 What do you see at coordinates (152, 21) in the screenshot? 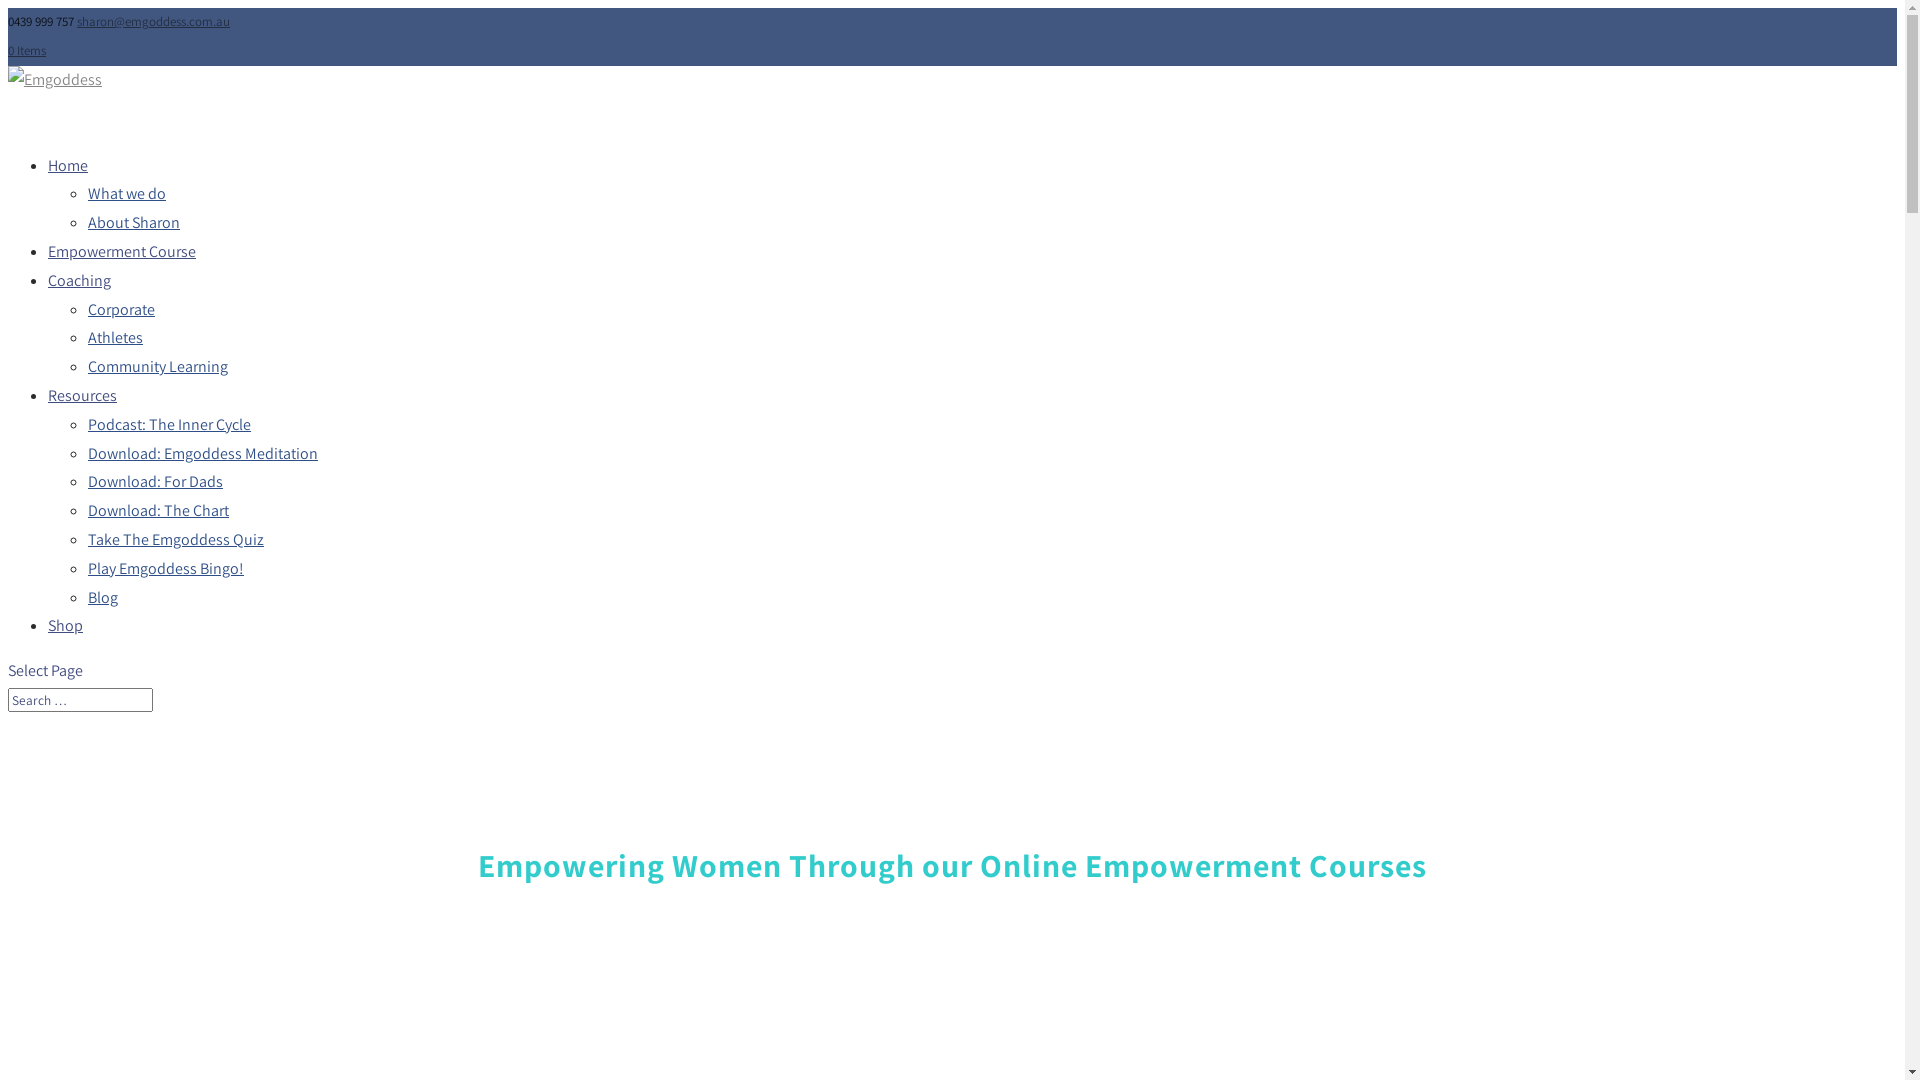
I see `'sharon@emgoddess.com.au'` at bounding box center [152, 21].